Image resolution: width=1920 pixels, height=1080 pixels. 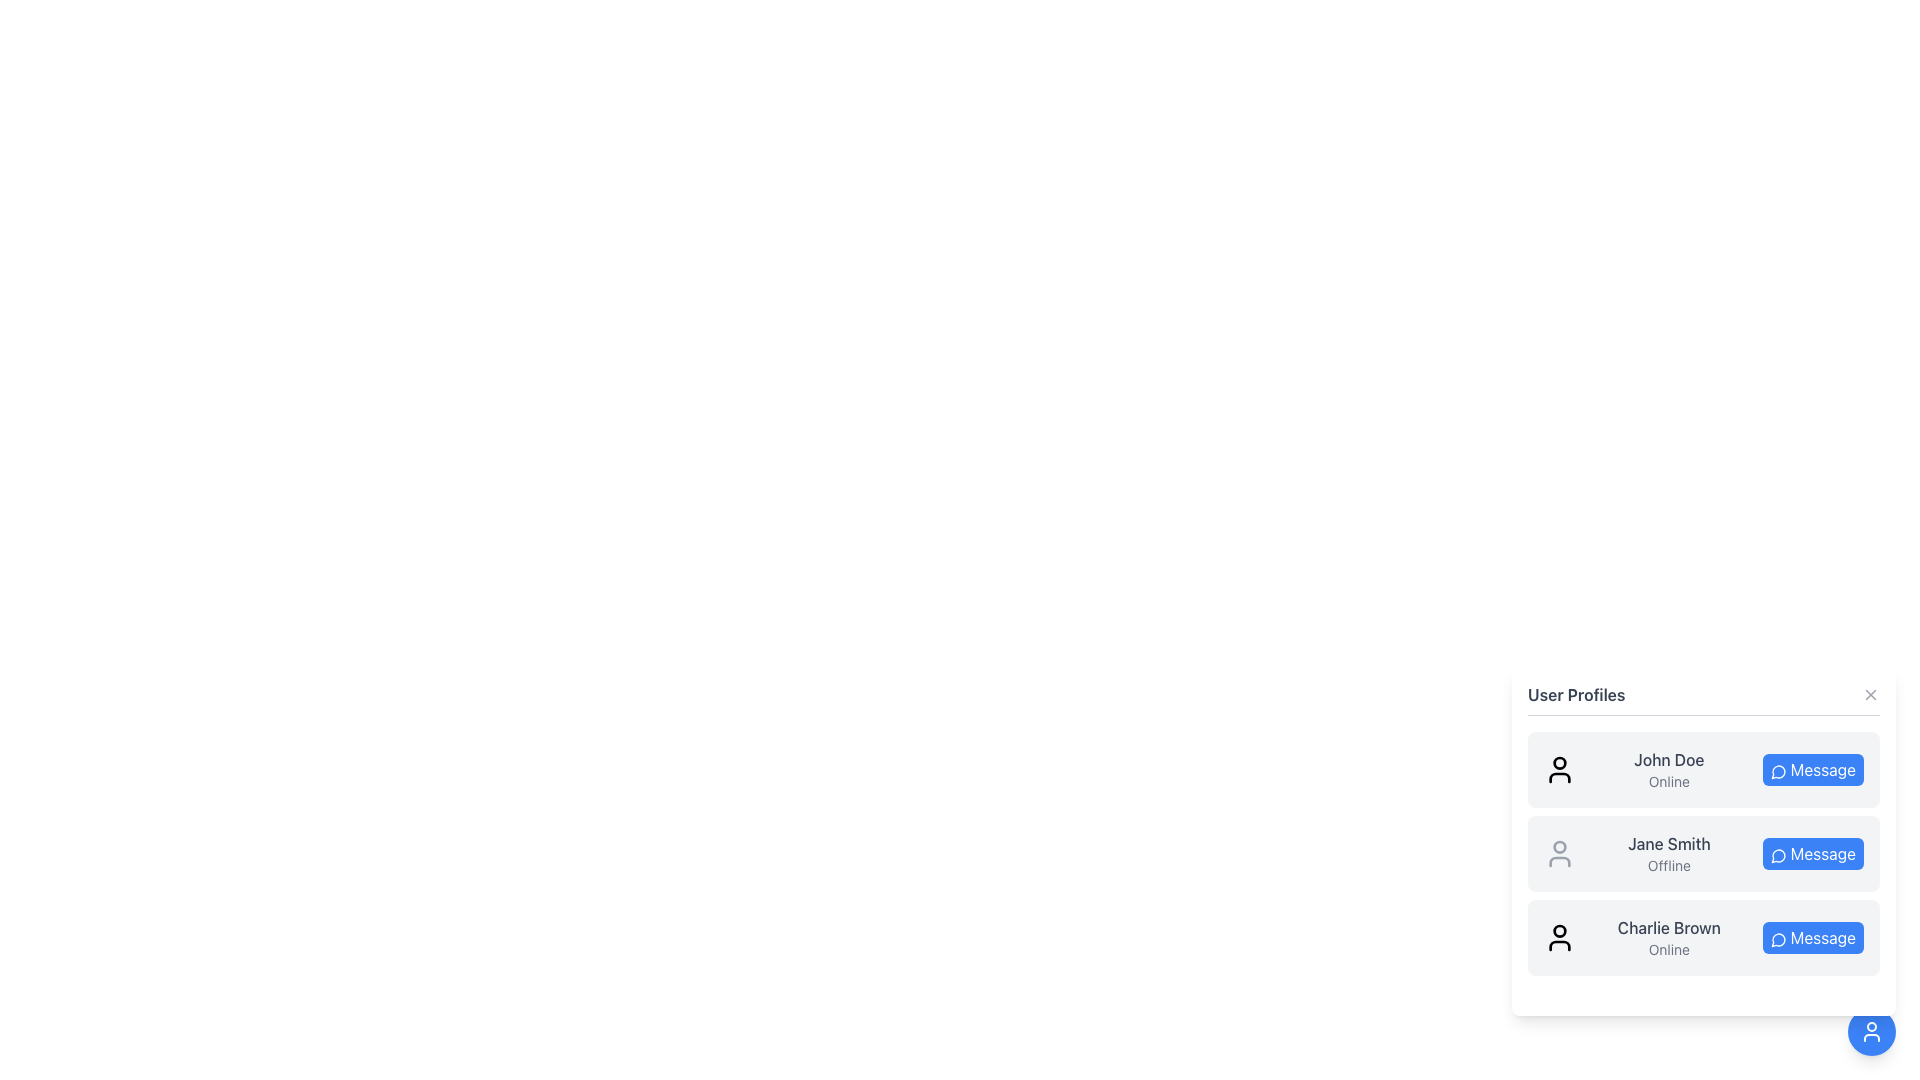 I want to click on the lower segment of the user profile icon representing 'John Doe' in the user profile list, so click(x=1559, y=777).